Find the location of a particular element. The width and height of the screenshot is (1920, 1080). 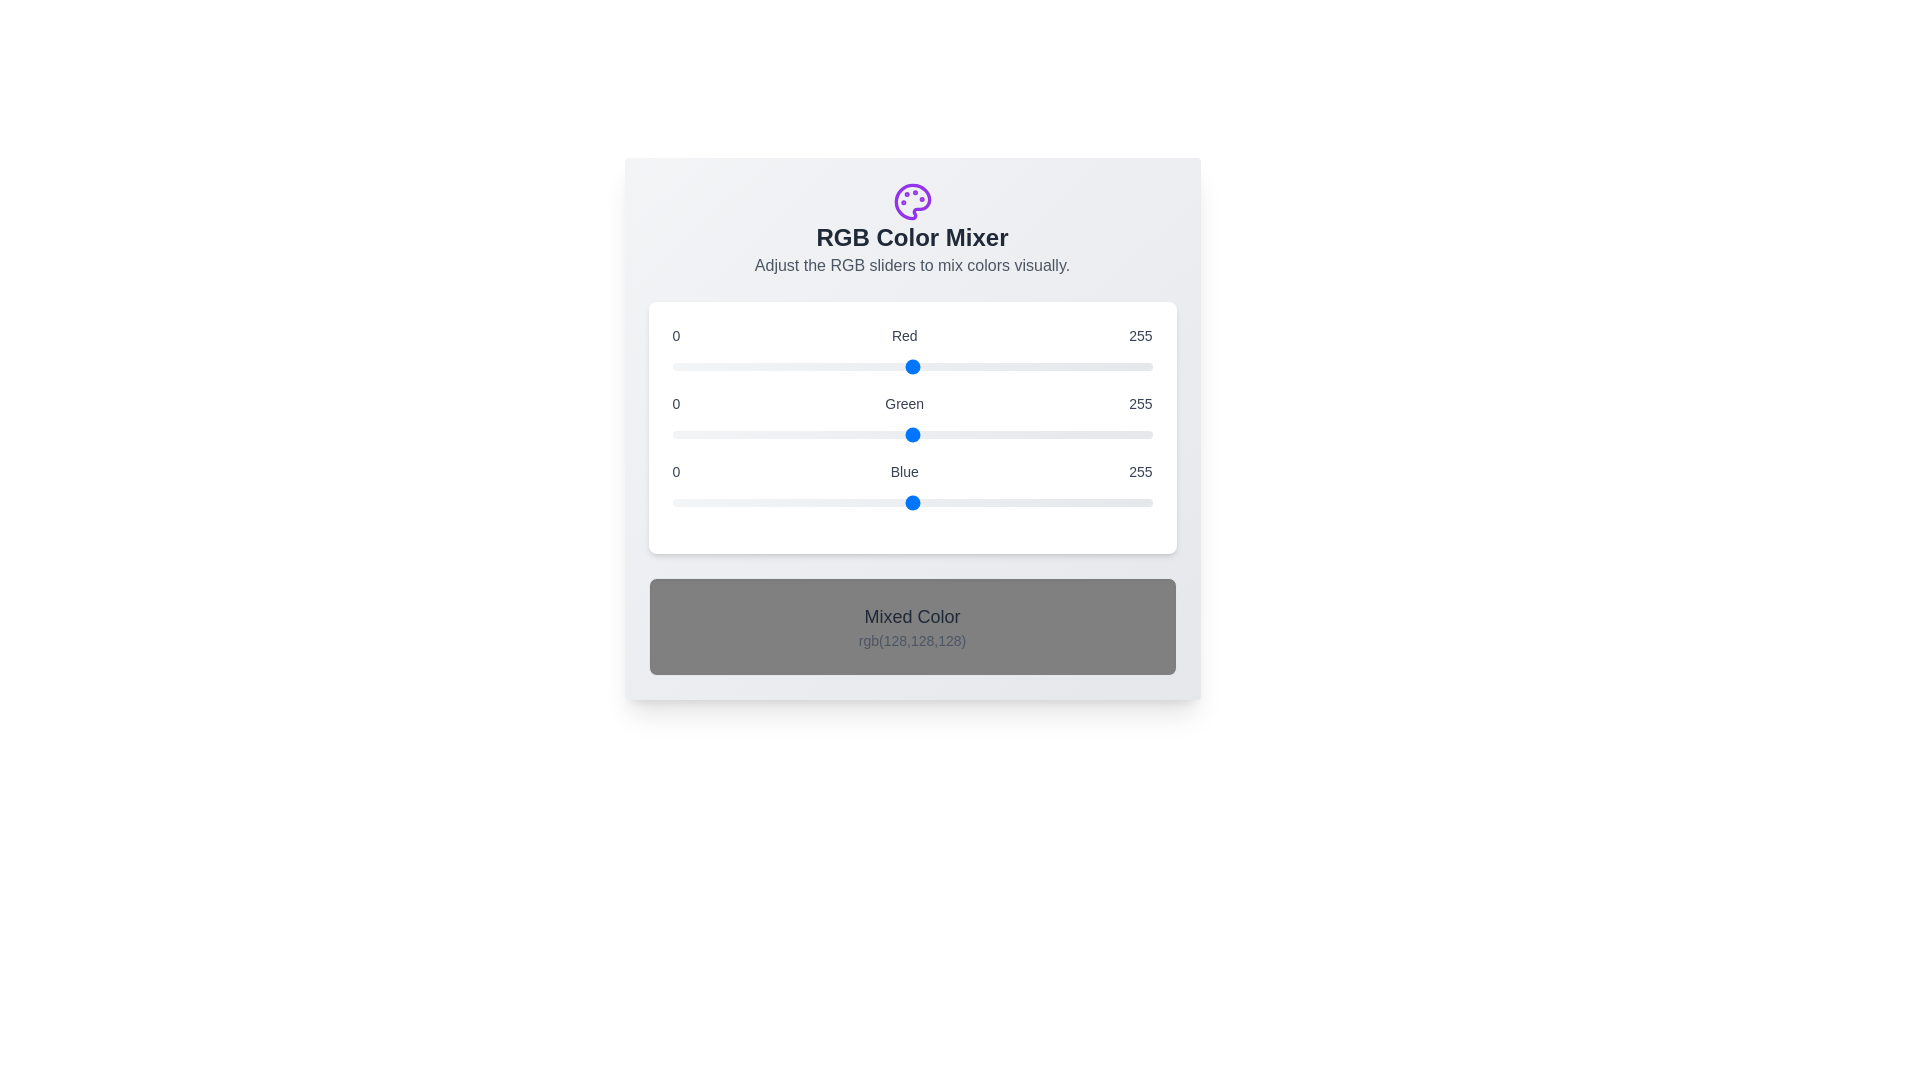

the 0 slider to the value 254 to observe the resulting mixed color is located at coordinates (911, 366).